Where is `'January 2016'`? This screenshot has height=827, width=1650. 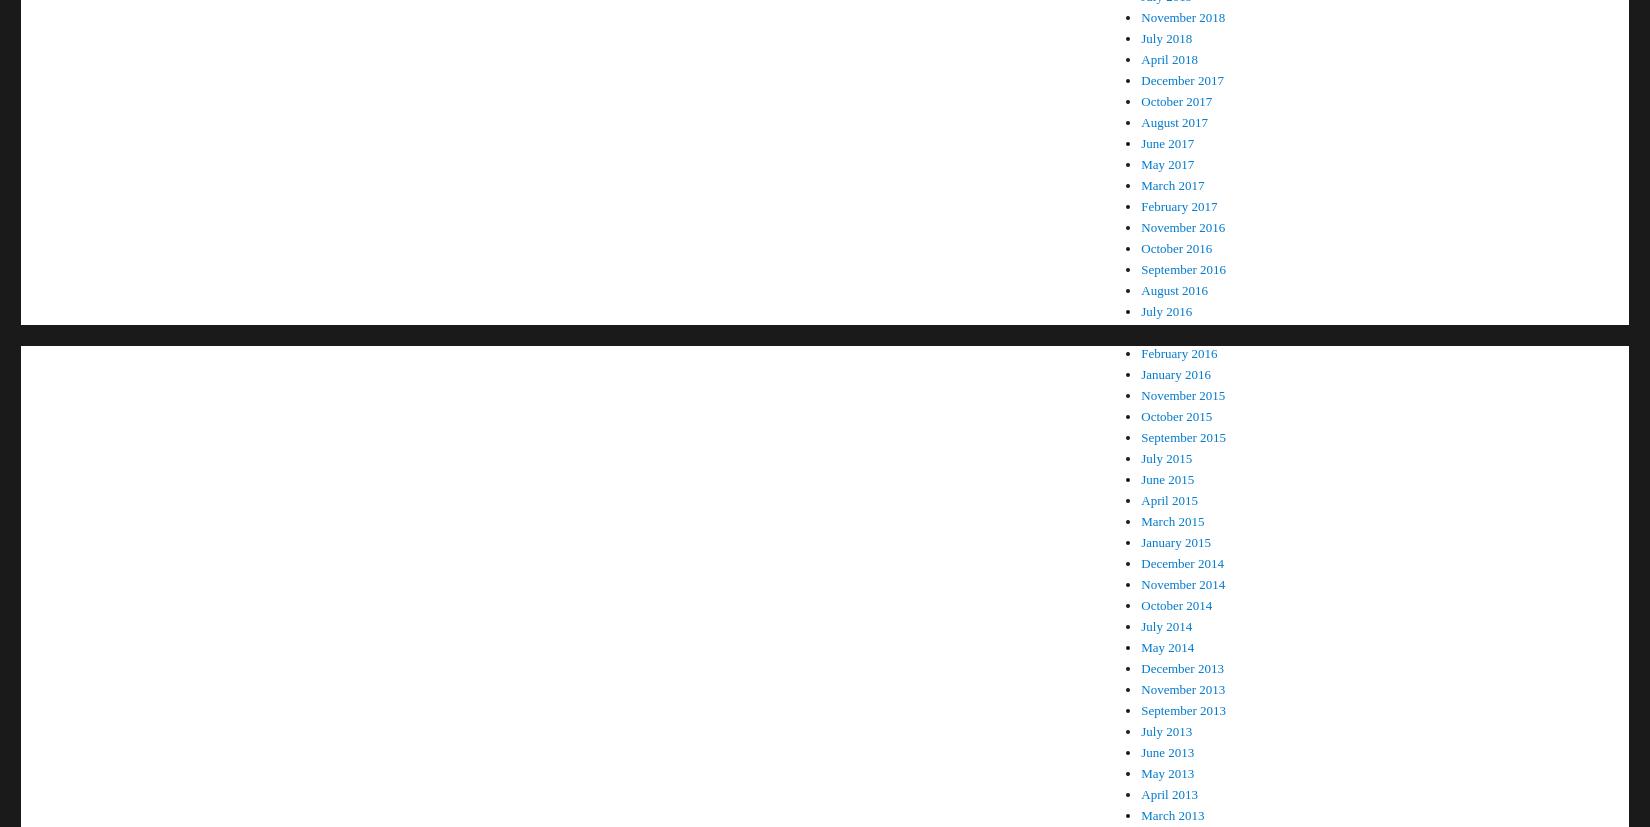 'January 2016' is located at coordinates (1175, 373).